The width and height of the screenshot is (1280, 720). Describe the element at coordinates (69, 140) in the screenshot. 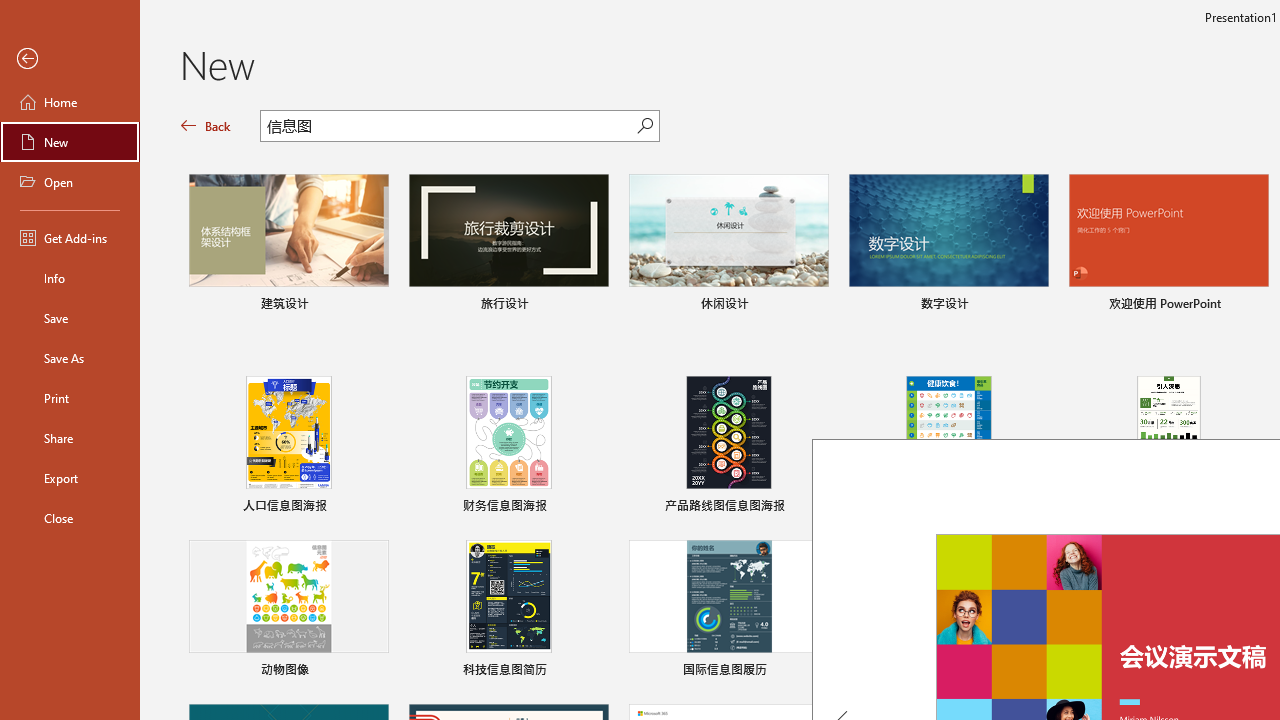

I see `'New'` at that location.